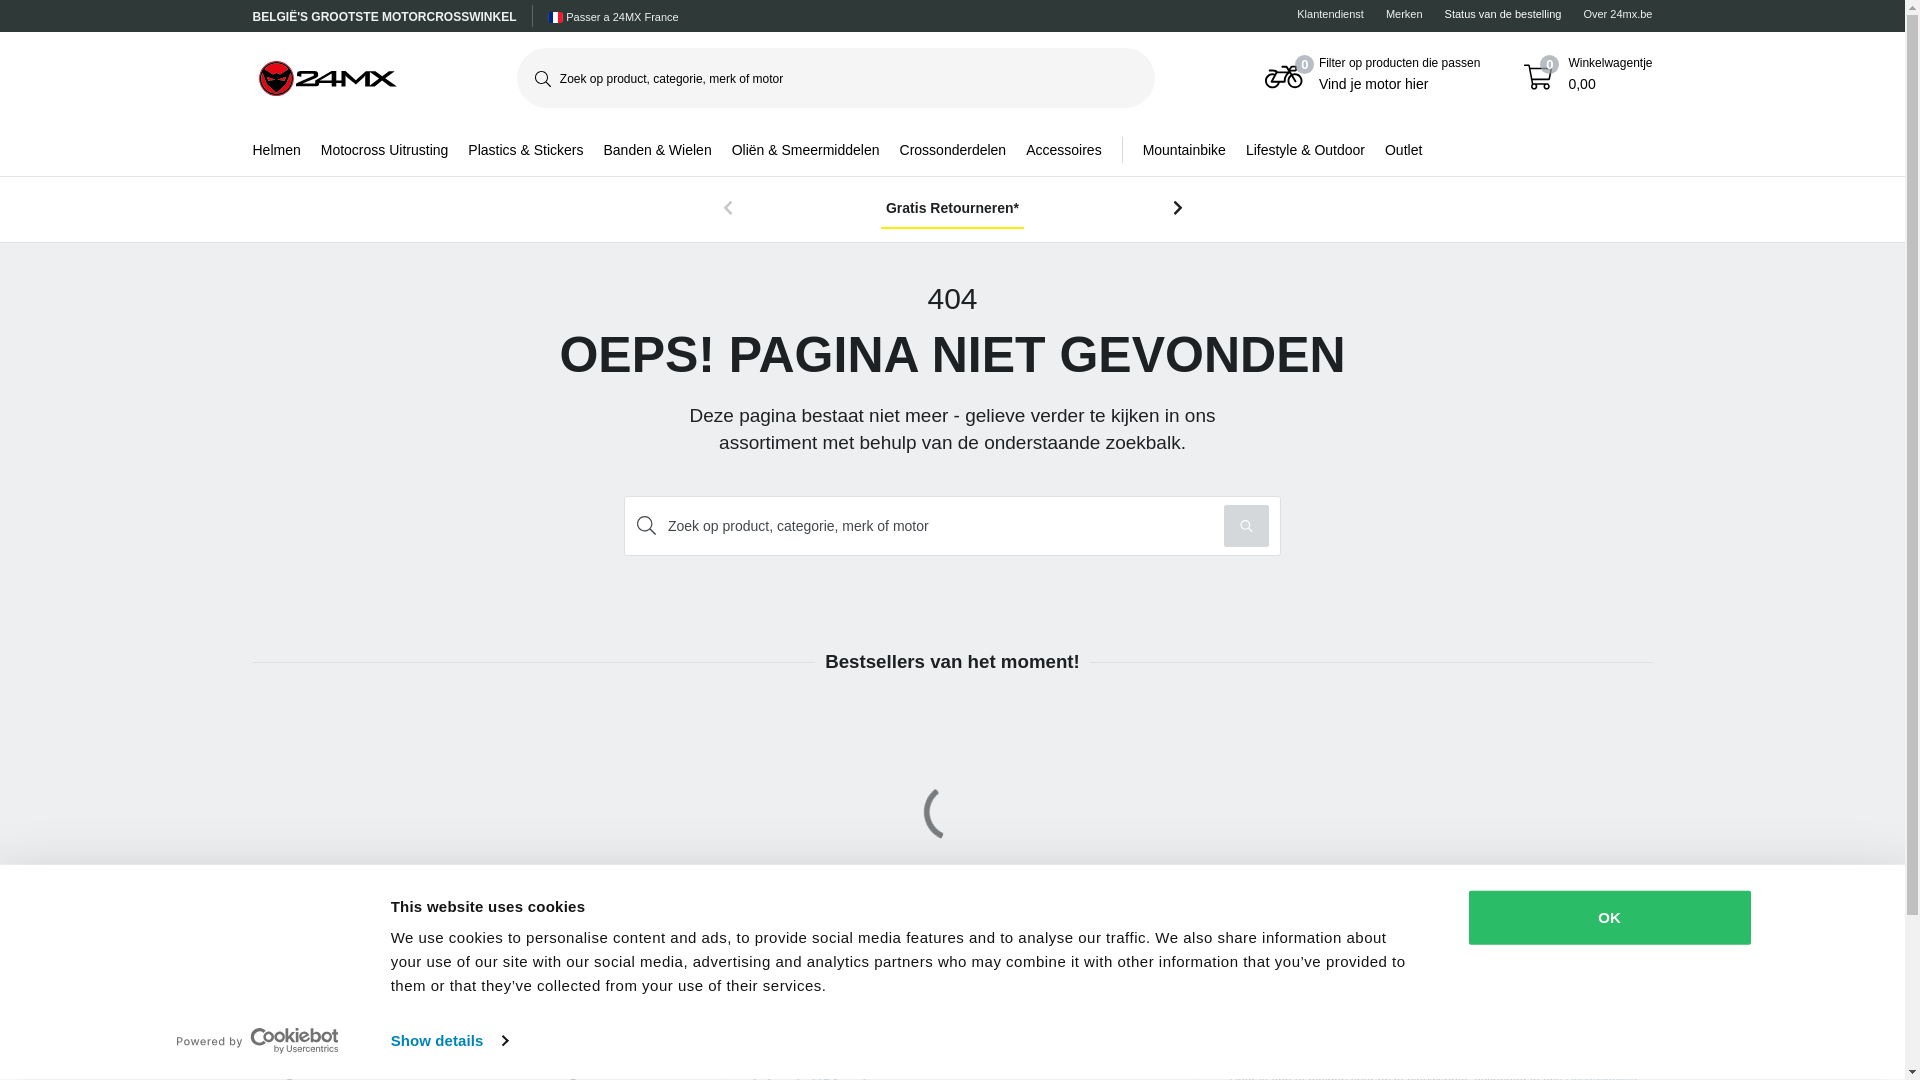  What do you see at coordinates (1617, 14) in the screenshot?
I see `'Over 24mx.be'` at bounding box center [1617, 14].